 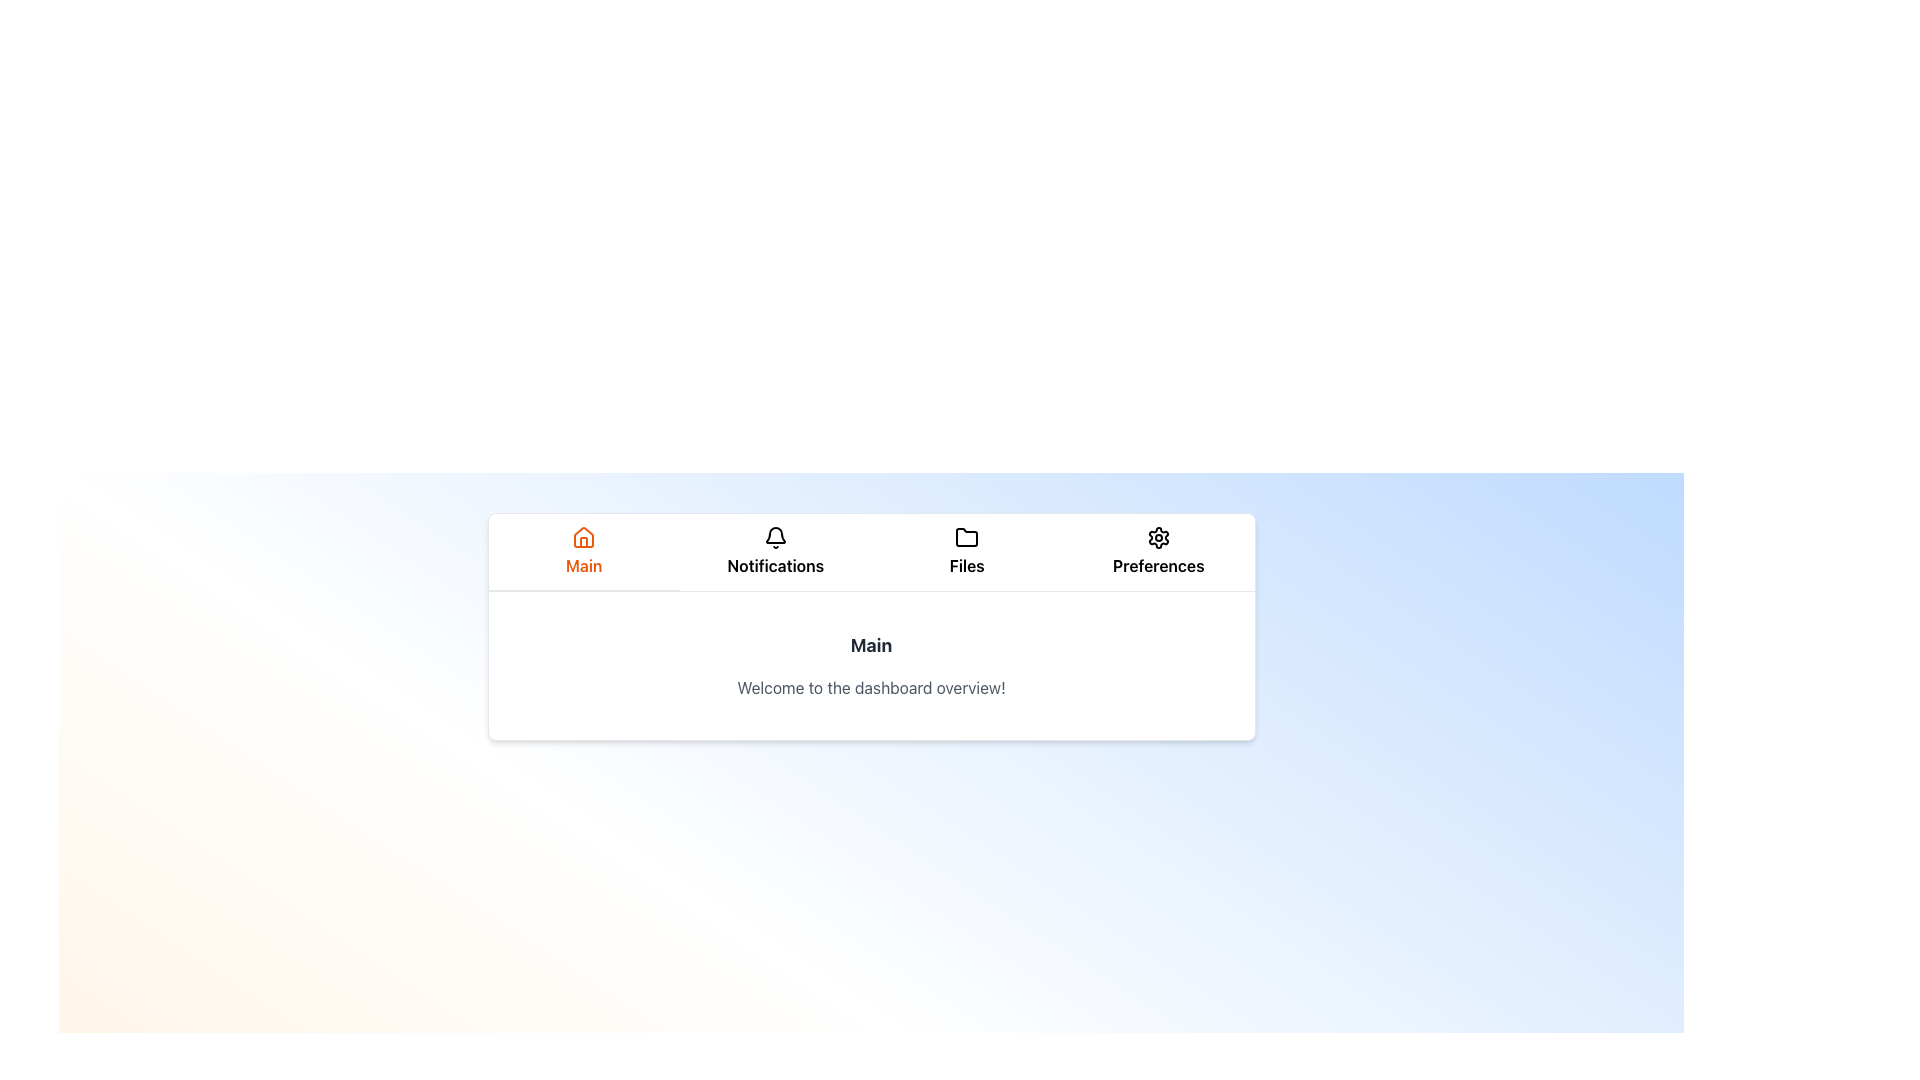 I want to click on the 'Preferences' button, which is the fourth menu item in the navigation bar featuring a gear icon above bold black text, so click(x=1158, y=552).